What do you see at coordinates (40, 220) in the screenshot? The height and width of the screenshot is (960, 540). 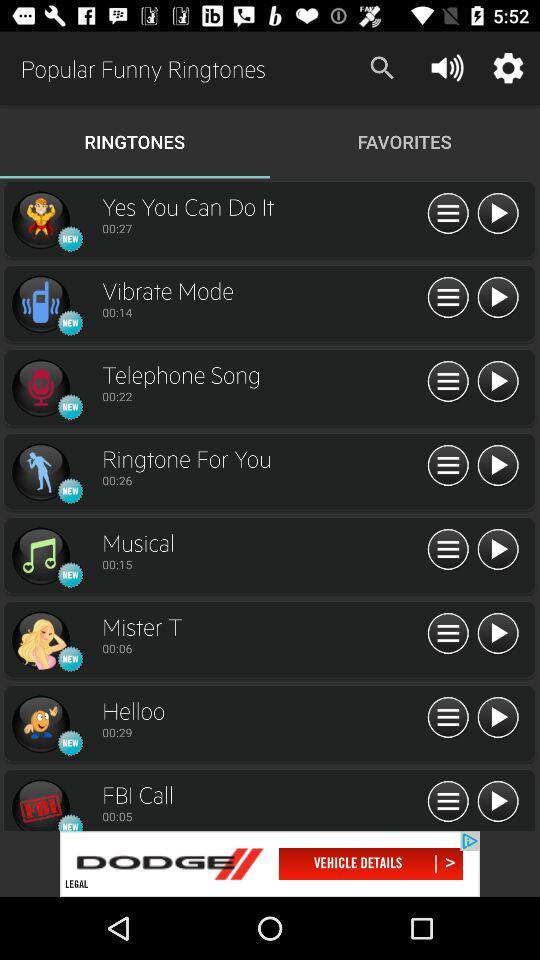 I see `icon or logo` at bounding box center [40, 220].